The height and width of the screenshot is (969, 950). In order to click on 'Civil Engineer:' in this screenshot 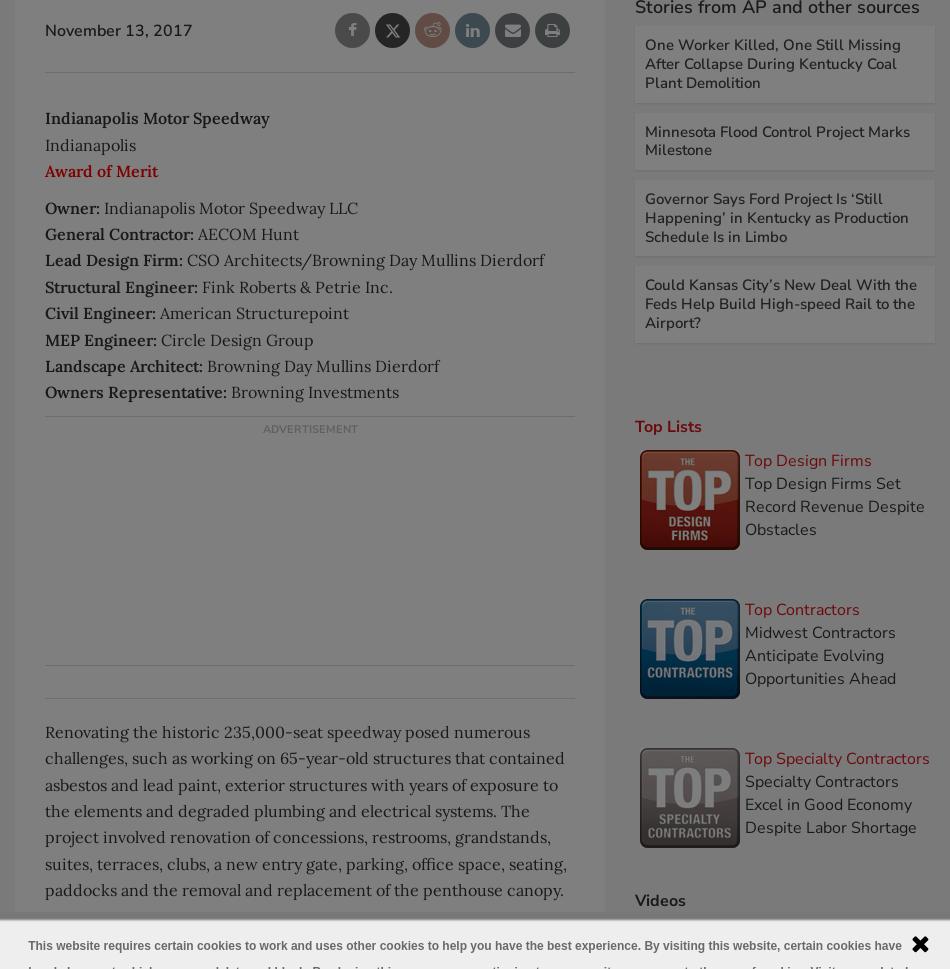, I will do `click(45, 311)`.